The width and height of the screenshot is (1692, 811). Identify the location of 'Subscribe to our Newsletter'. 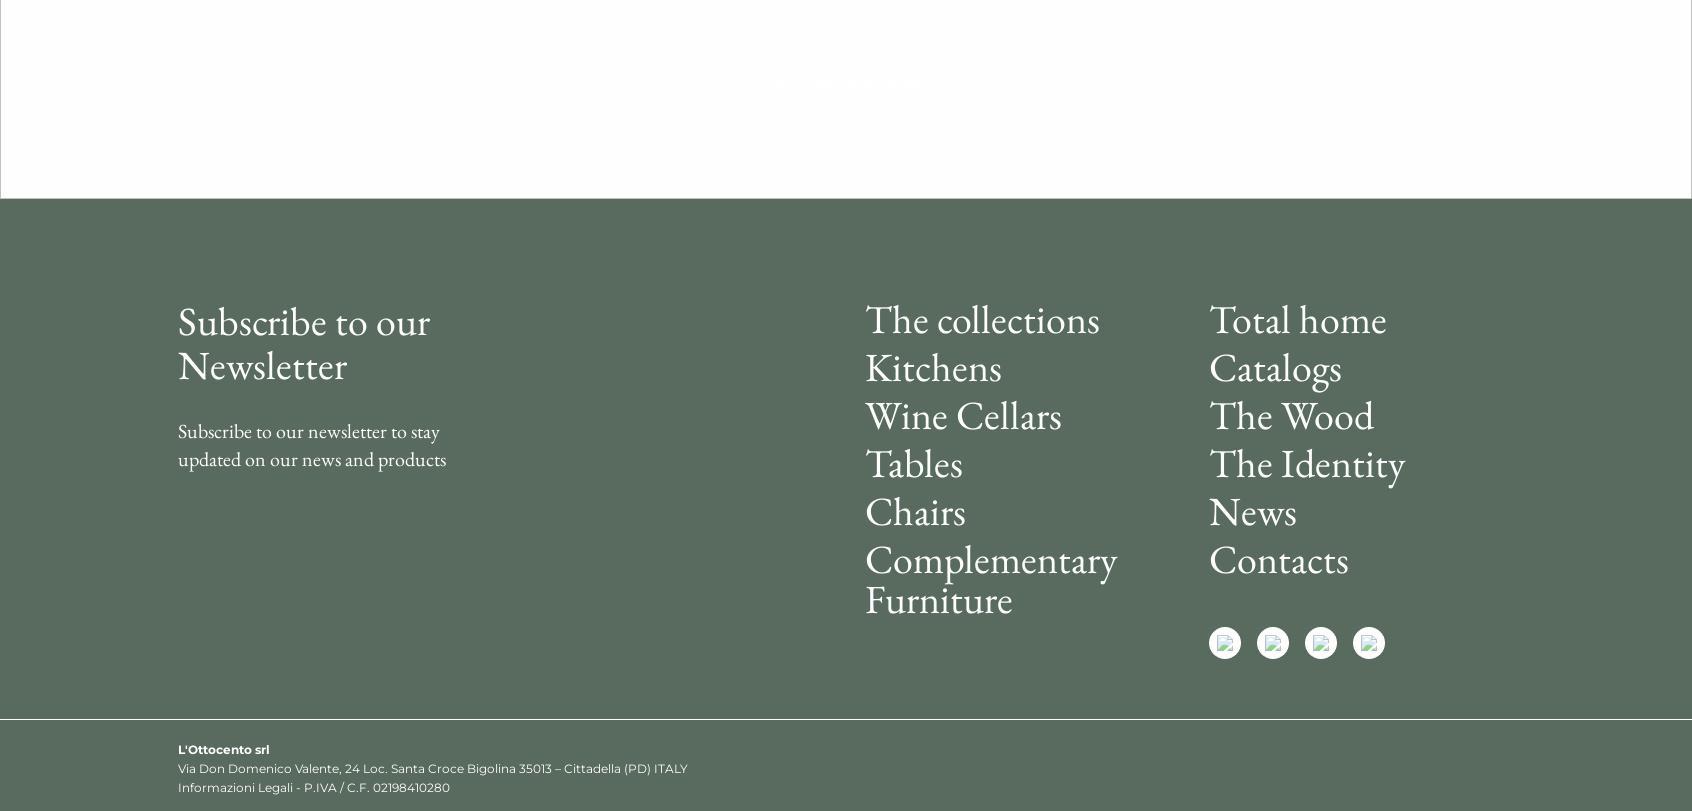
(302, 341).